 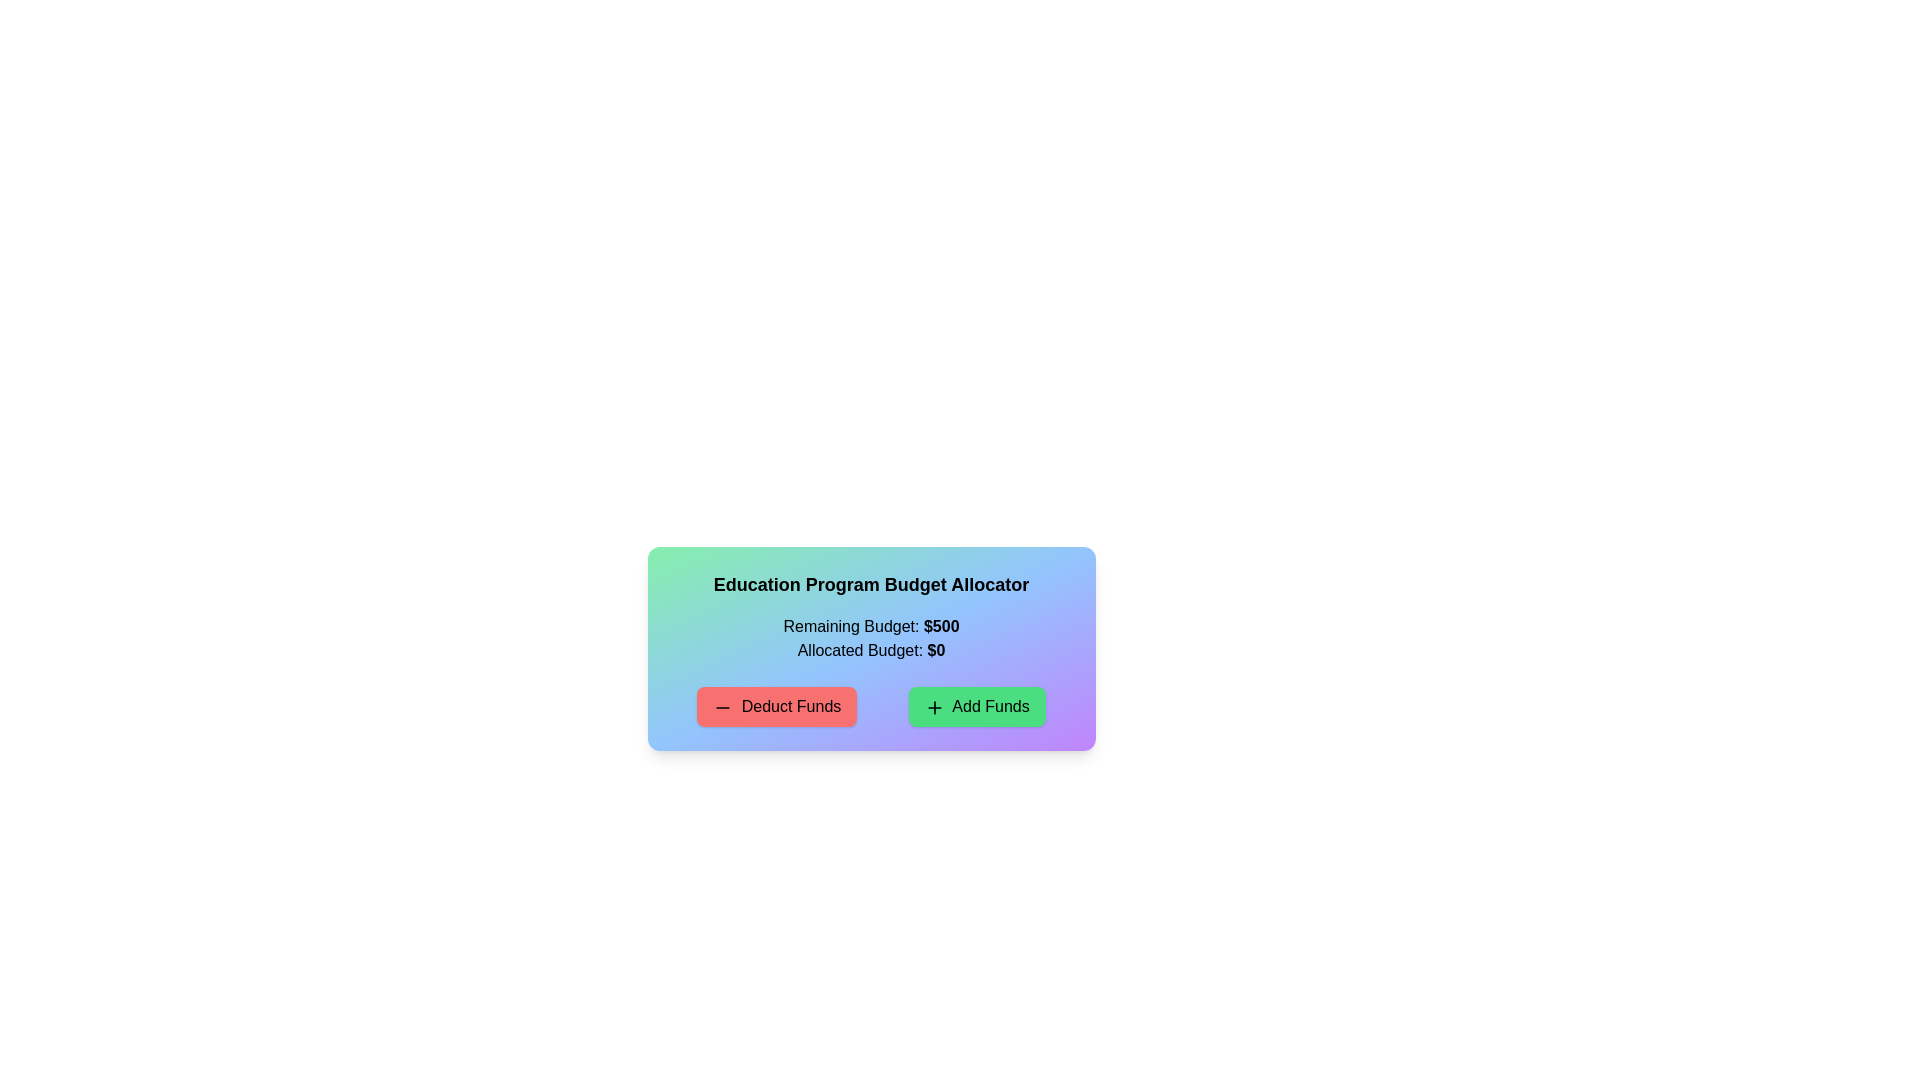 I want to click on the 'Deduct Funds' button in the button group located within the 'Education Program Budget Allocator' box, so click(x=871, y=705).